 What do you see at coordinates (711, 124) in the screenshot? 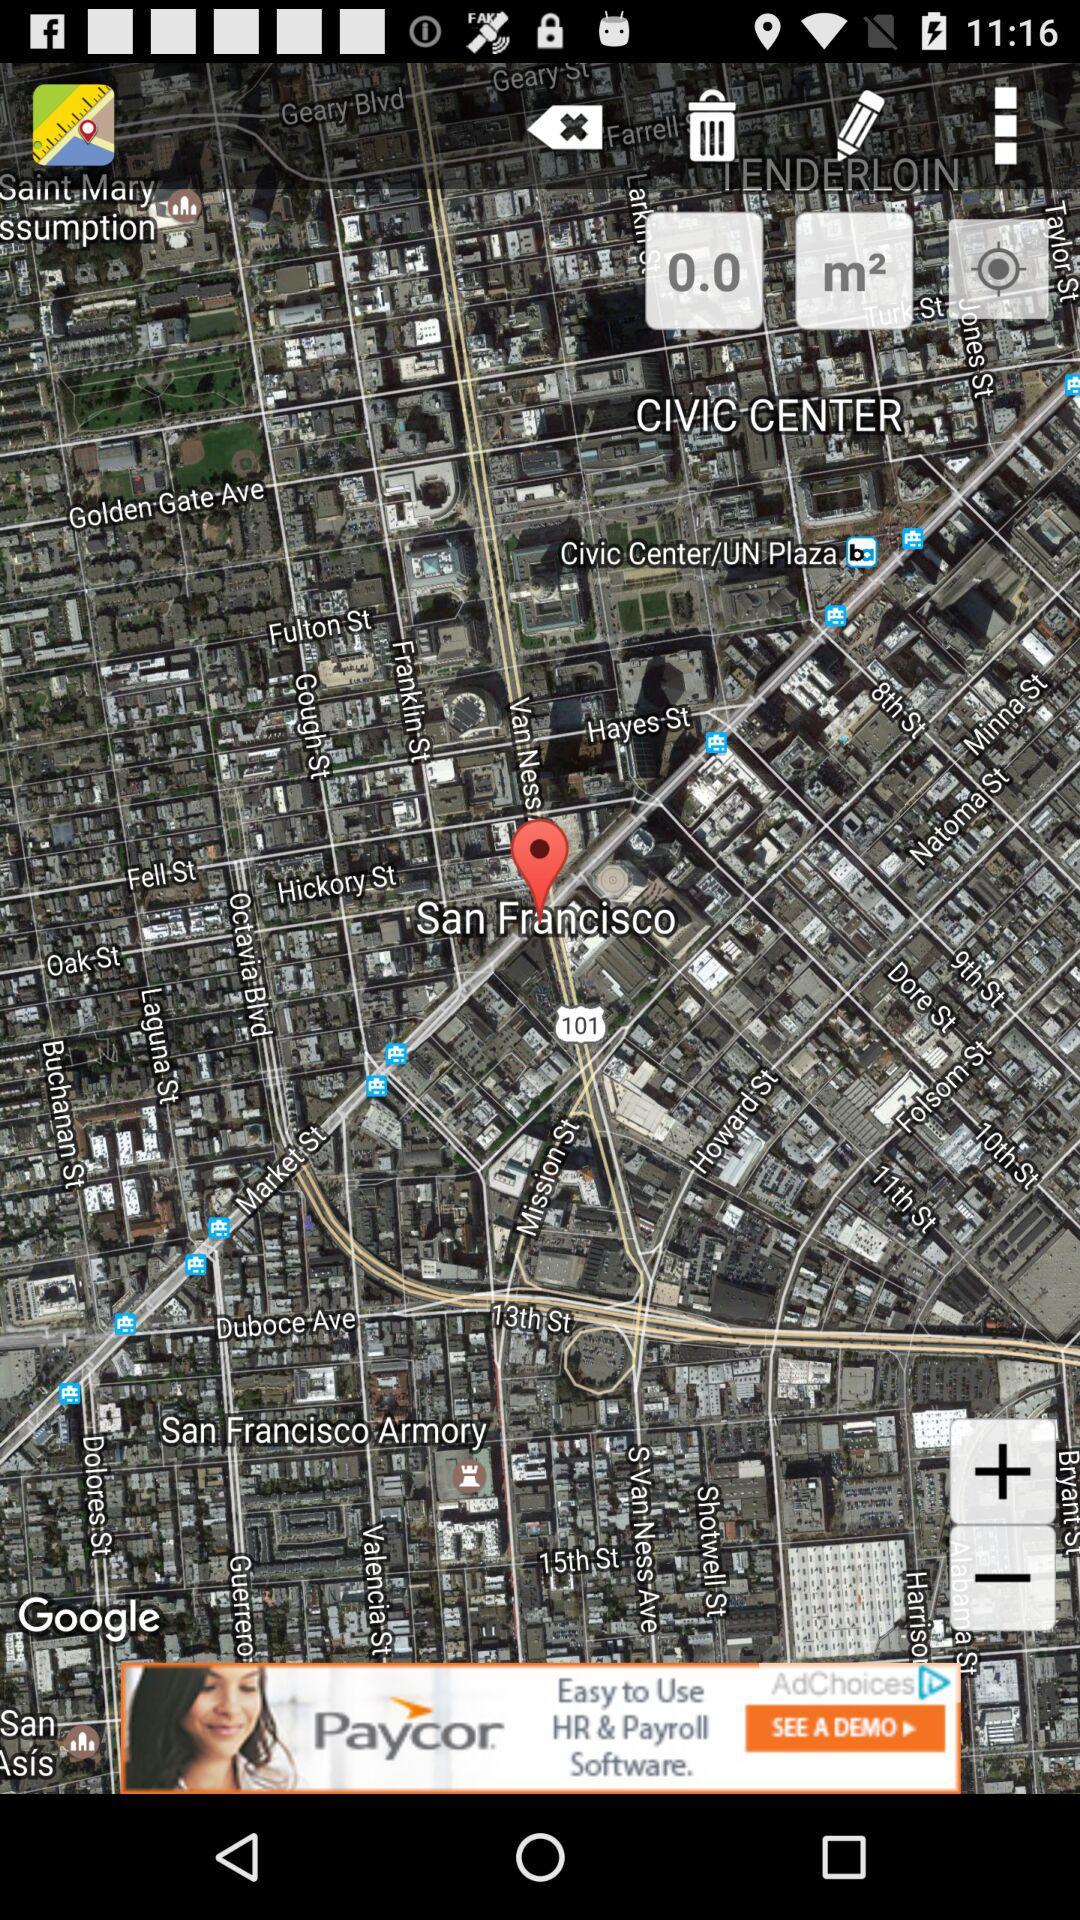
I see `item above the 0.0 icon` at bounding box center [711, 124].